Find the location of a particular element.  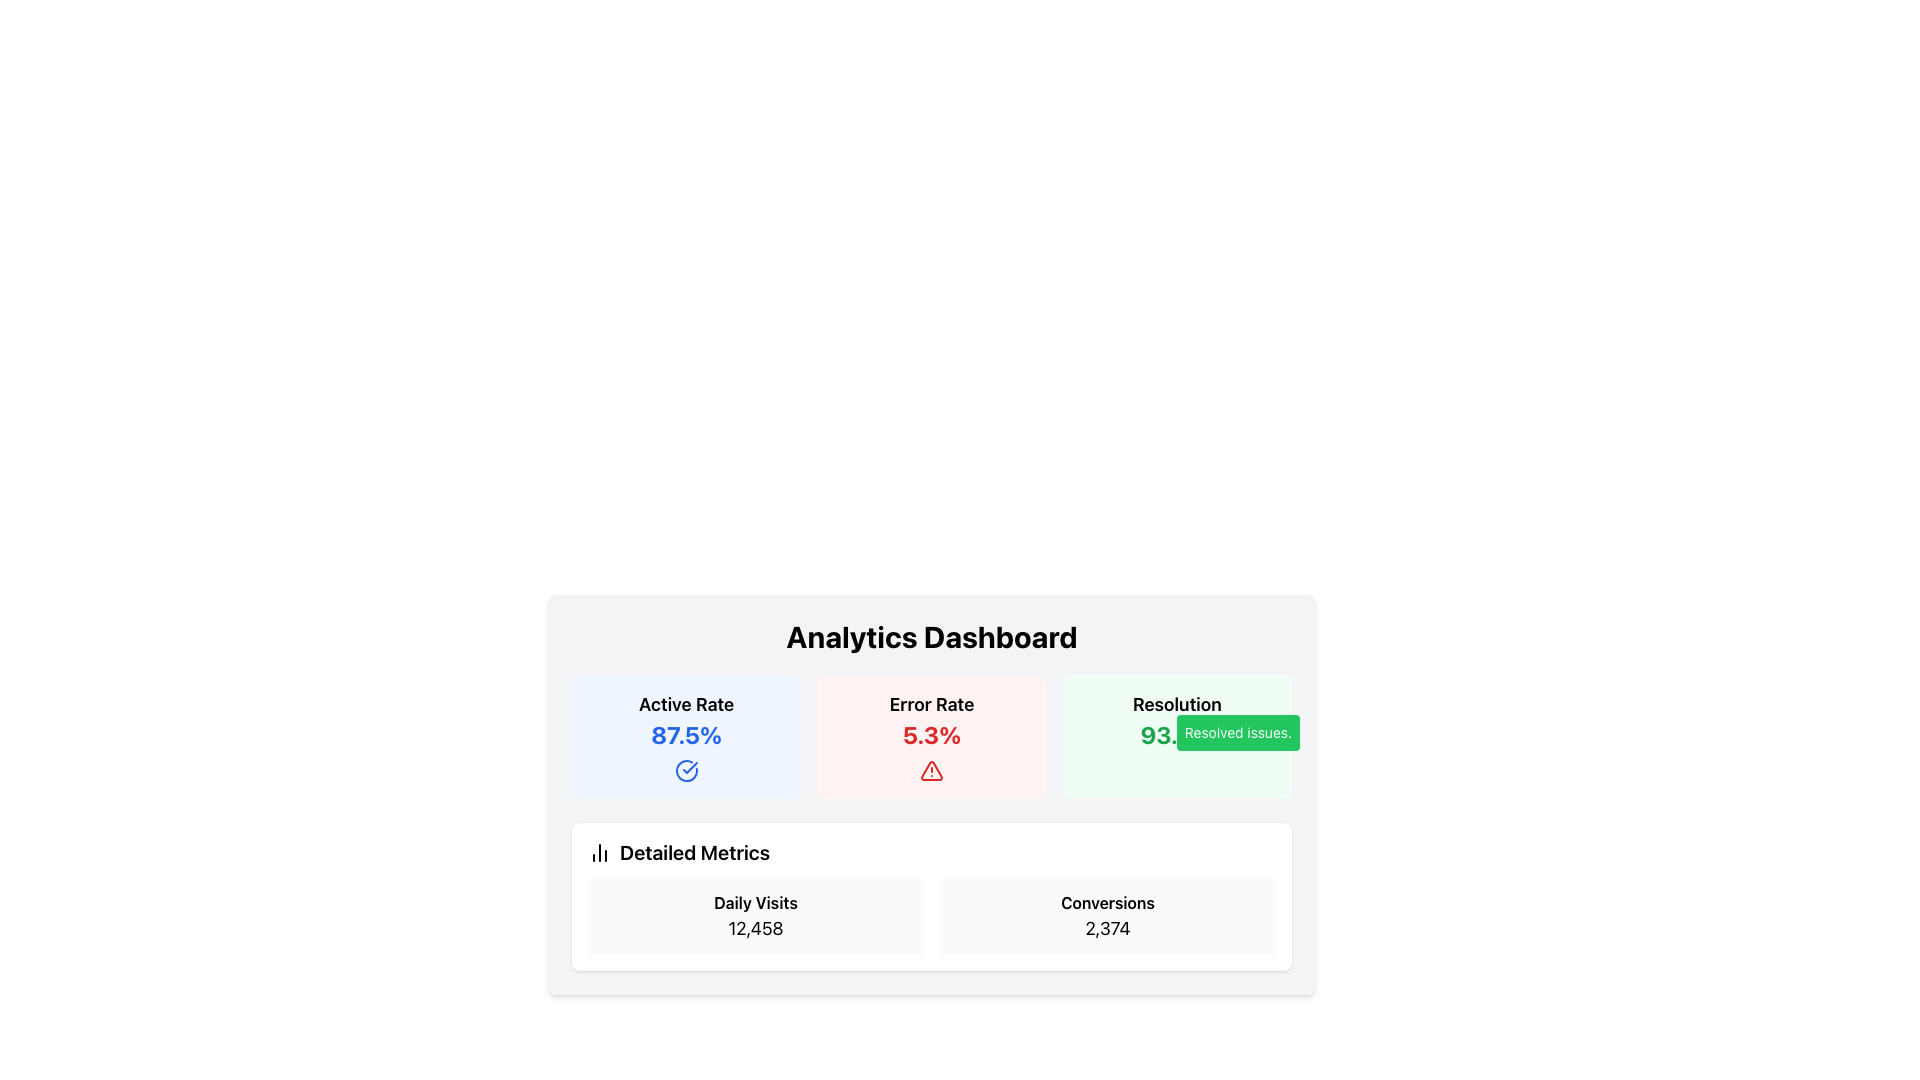

the content of the bold text label reading 'Resolution' located in the top section of the green card on the right side of the interface is located at coordinates (1177, 704).